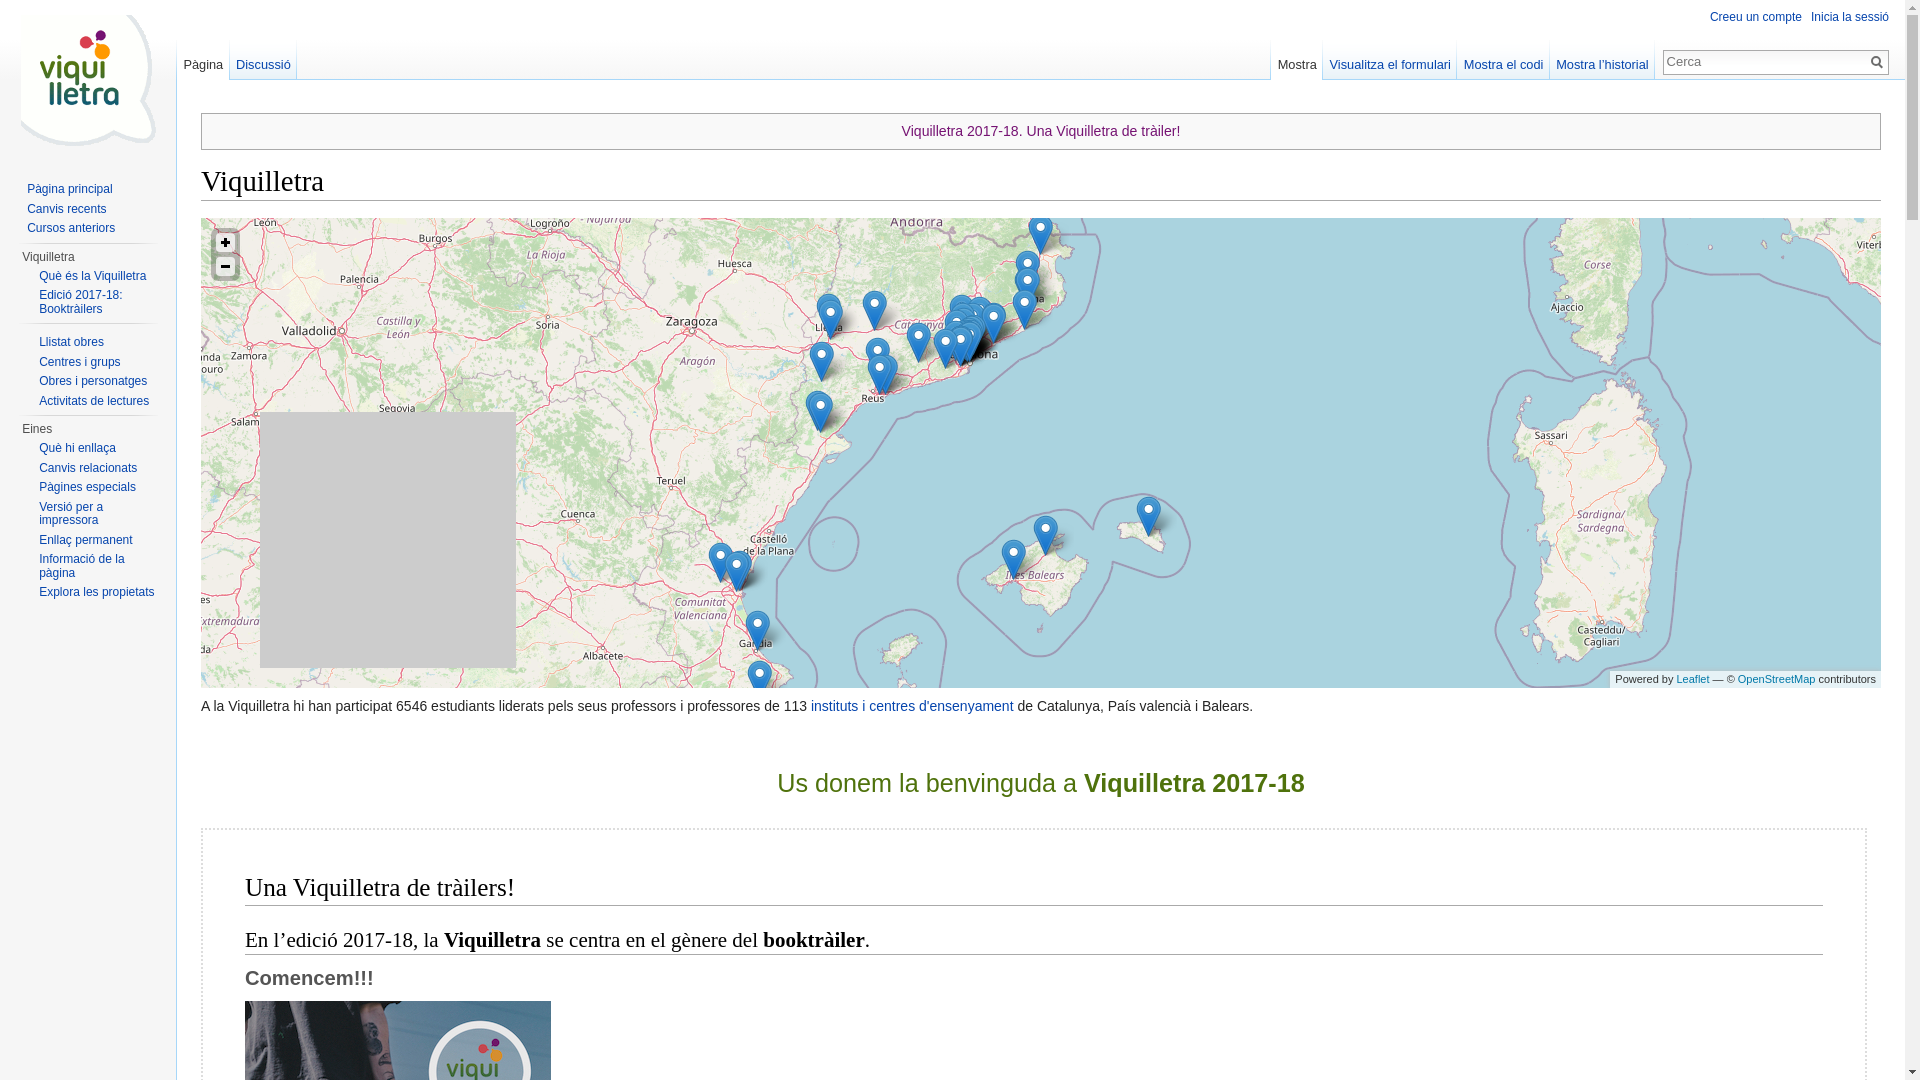 The width and height of the screenshot is (1920, 1080). I want to click on 'Zoom out', so click(225, 265).